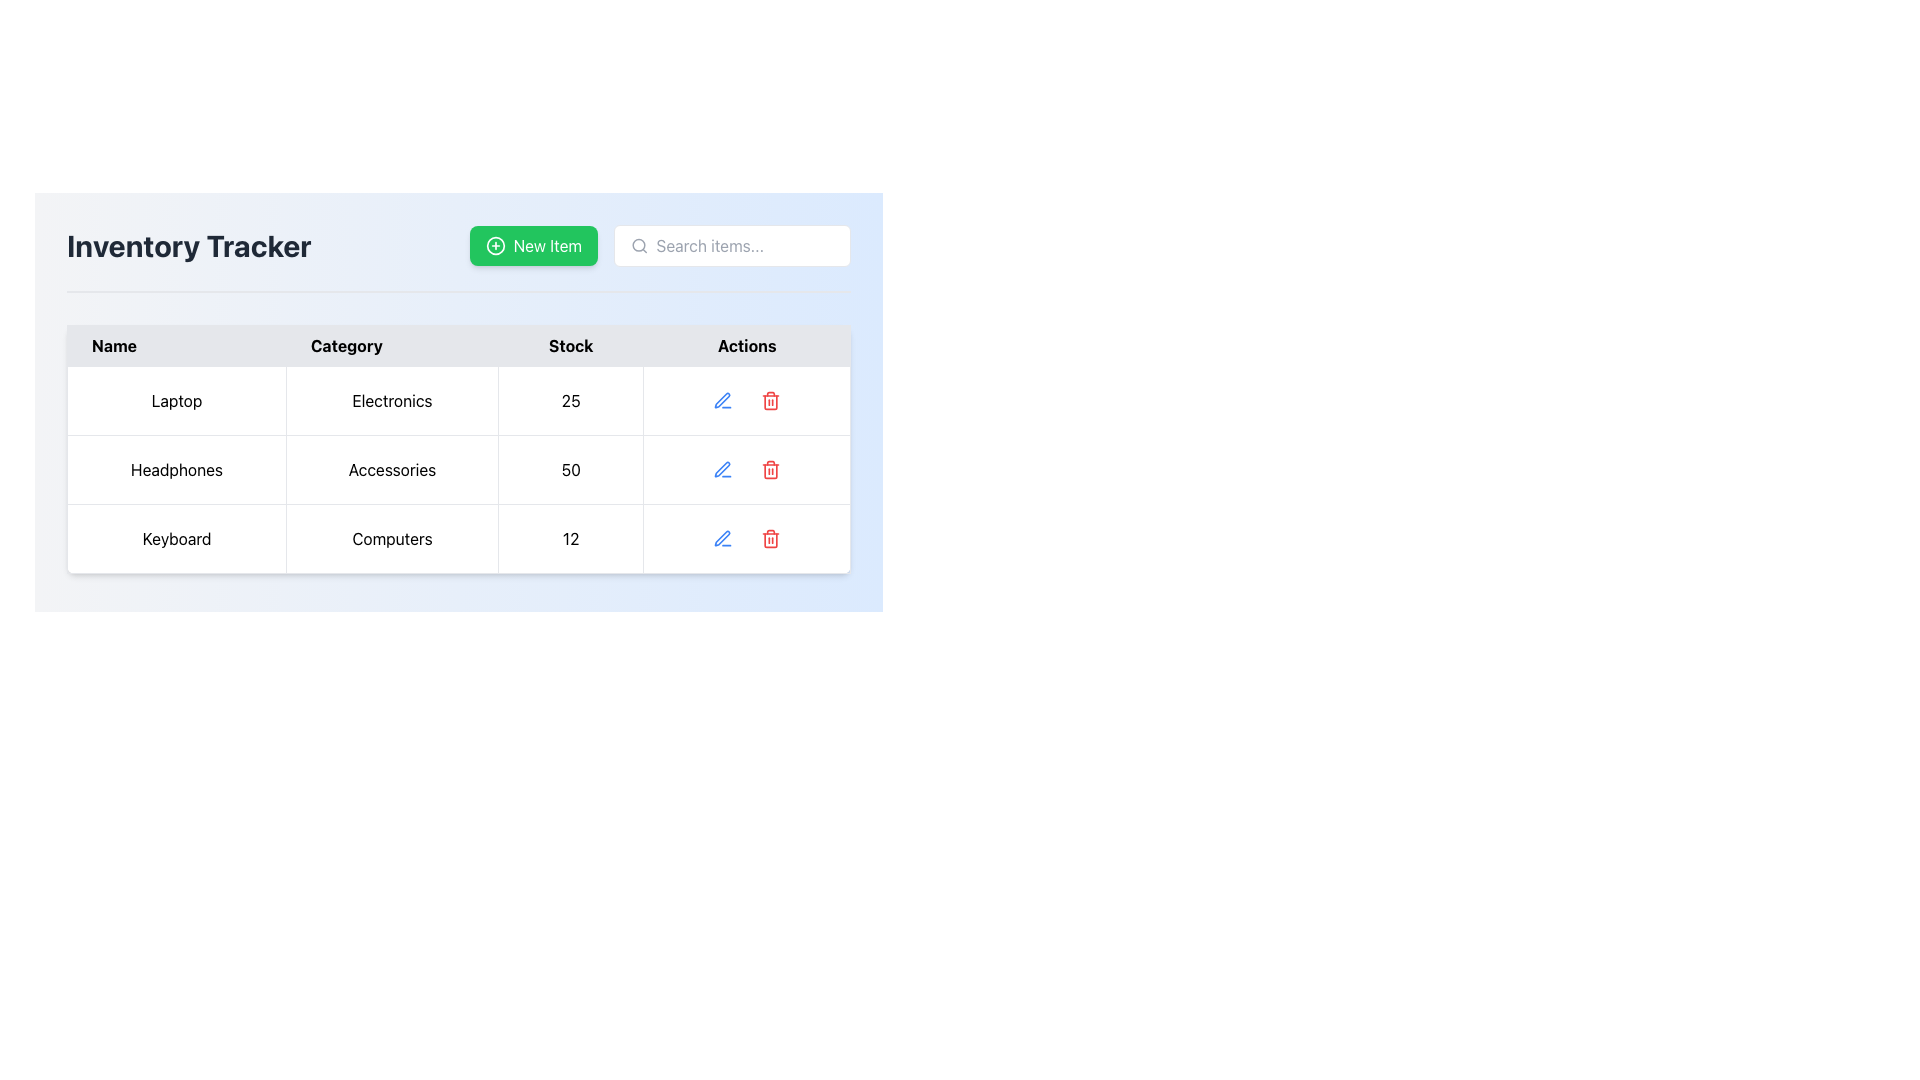  I want to click on the table cell displaying the stock quantity for the 'Headphones' item, located in the third column of the second row under the 'Stock' header, so click(570, 470).